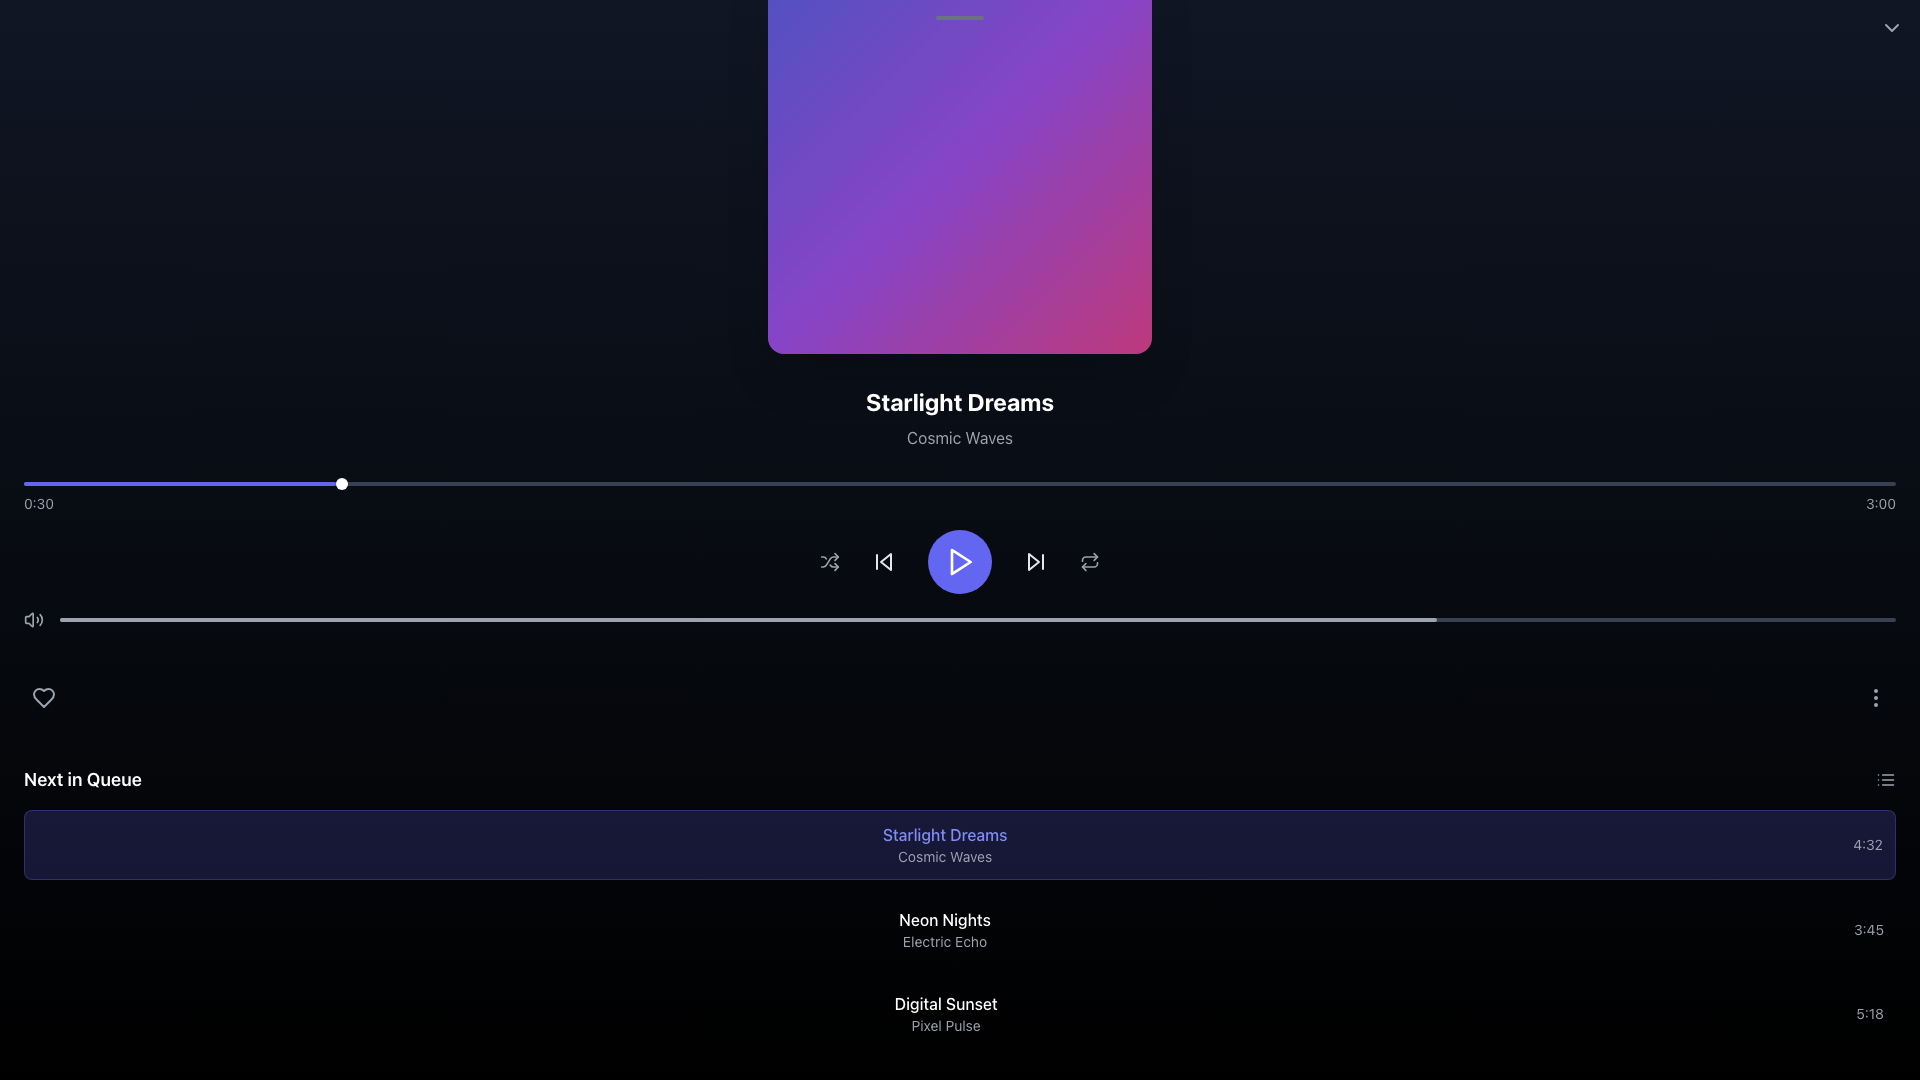 This screenshot has height=1080, width=1920. I want to click on the playback progress, so click(279, 619).